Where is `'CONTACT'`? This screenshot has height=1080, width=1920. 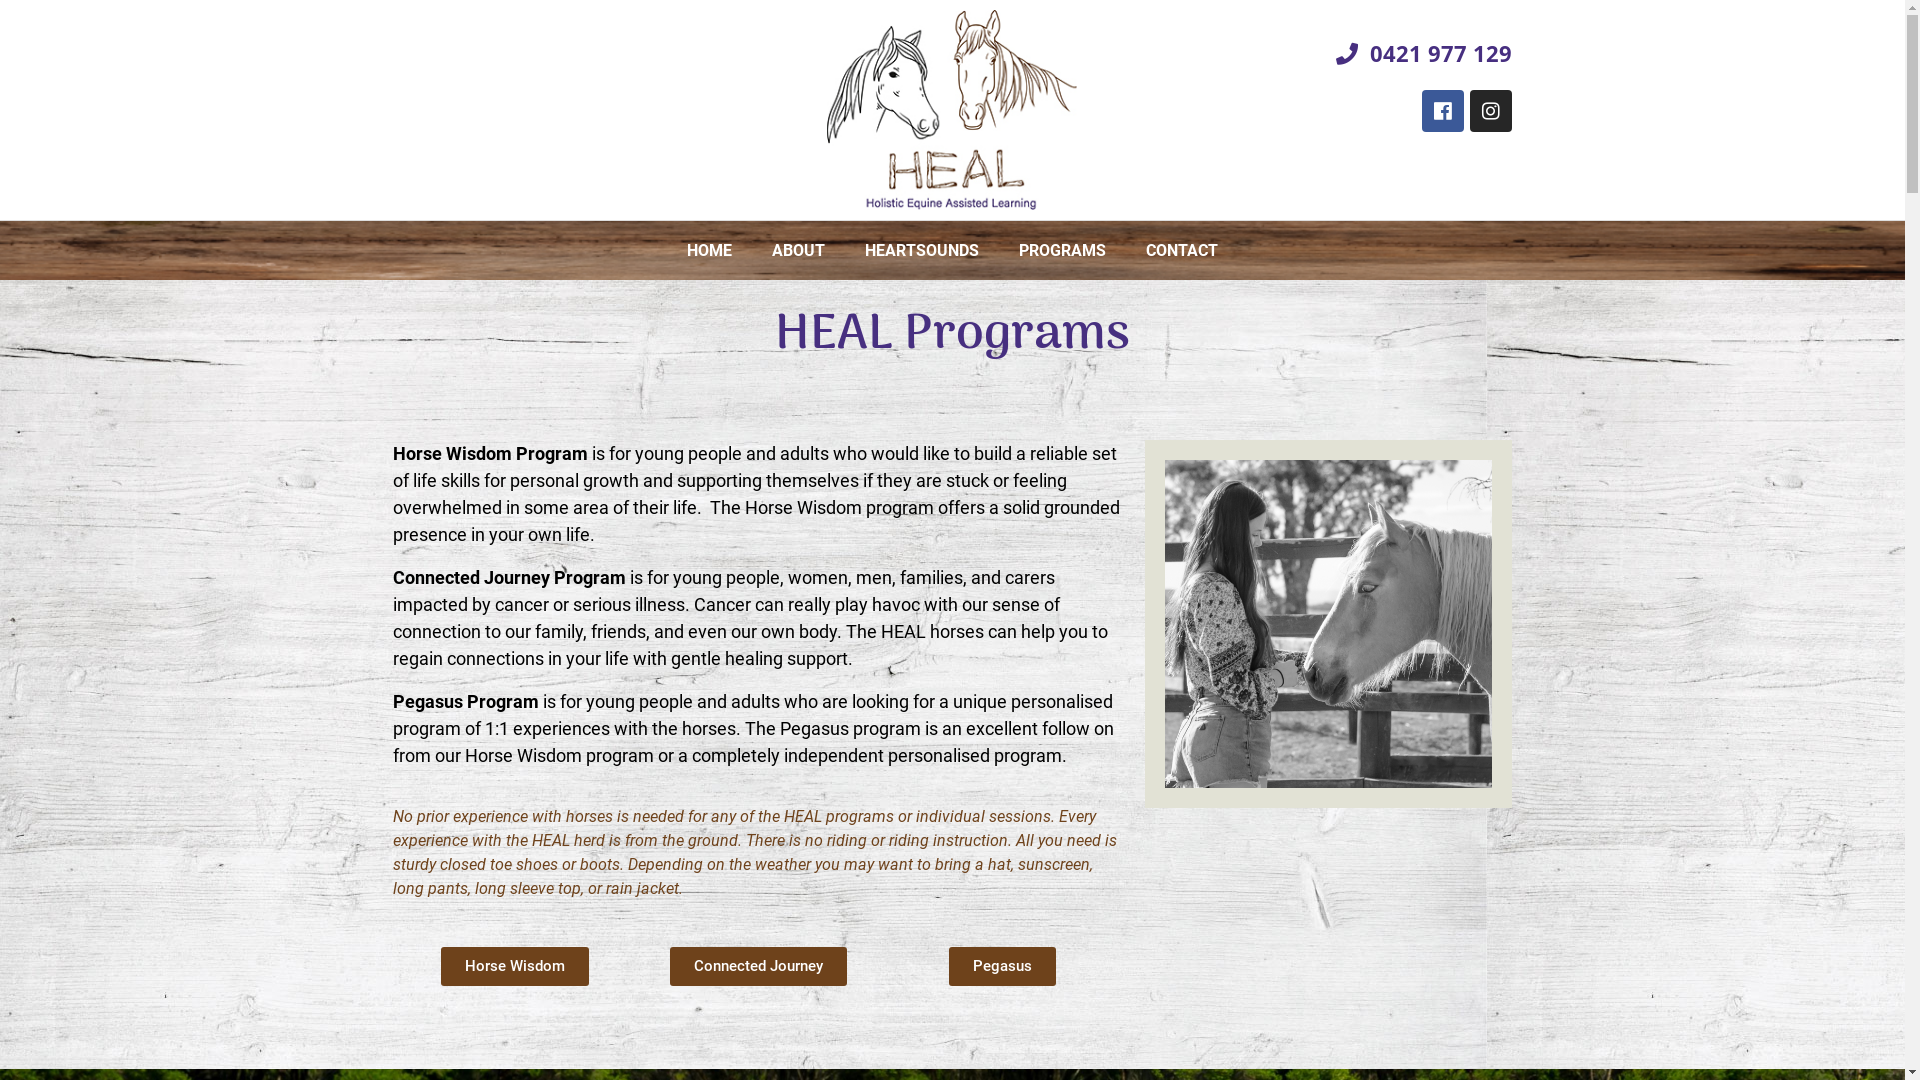
'CONTACT' is located at coordinates (1181, 249).